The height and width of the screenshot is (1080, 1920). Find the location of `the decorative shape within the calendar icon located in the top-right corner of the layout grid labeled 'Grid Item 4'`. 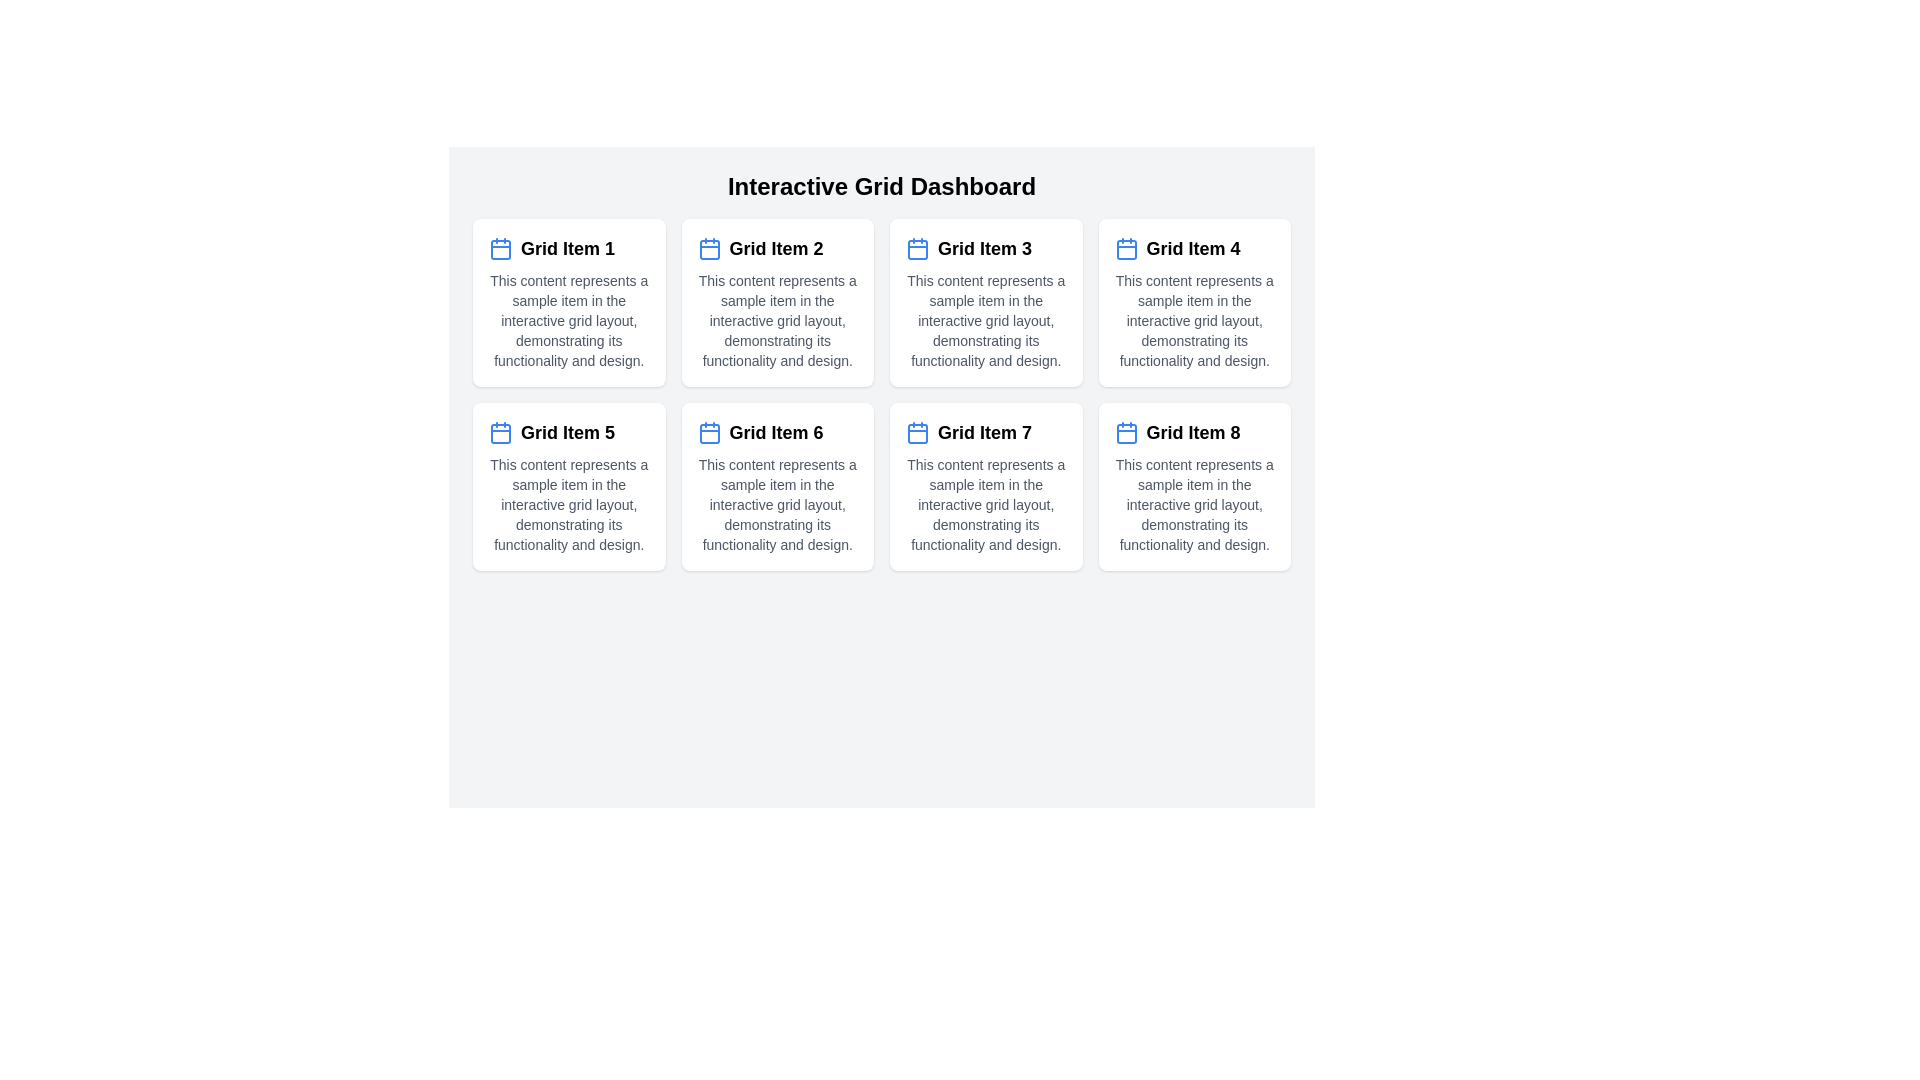

the decorative shape within the calendar icon located in the top-right corner of the layout grid labeled 'Grid Item 4' is located at coordinates (1126, 249).